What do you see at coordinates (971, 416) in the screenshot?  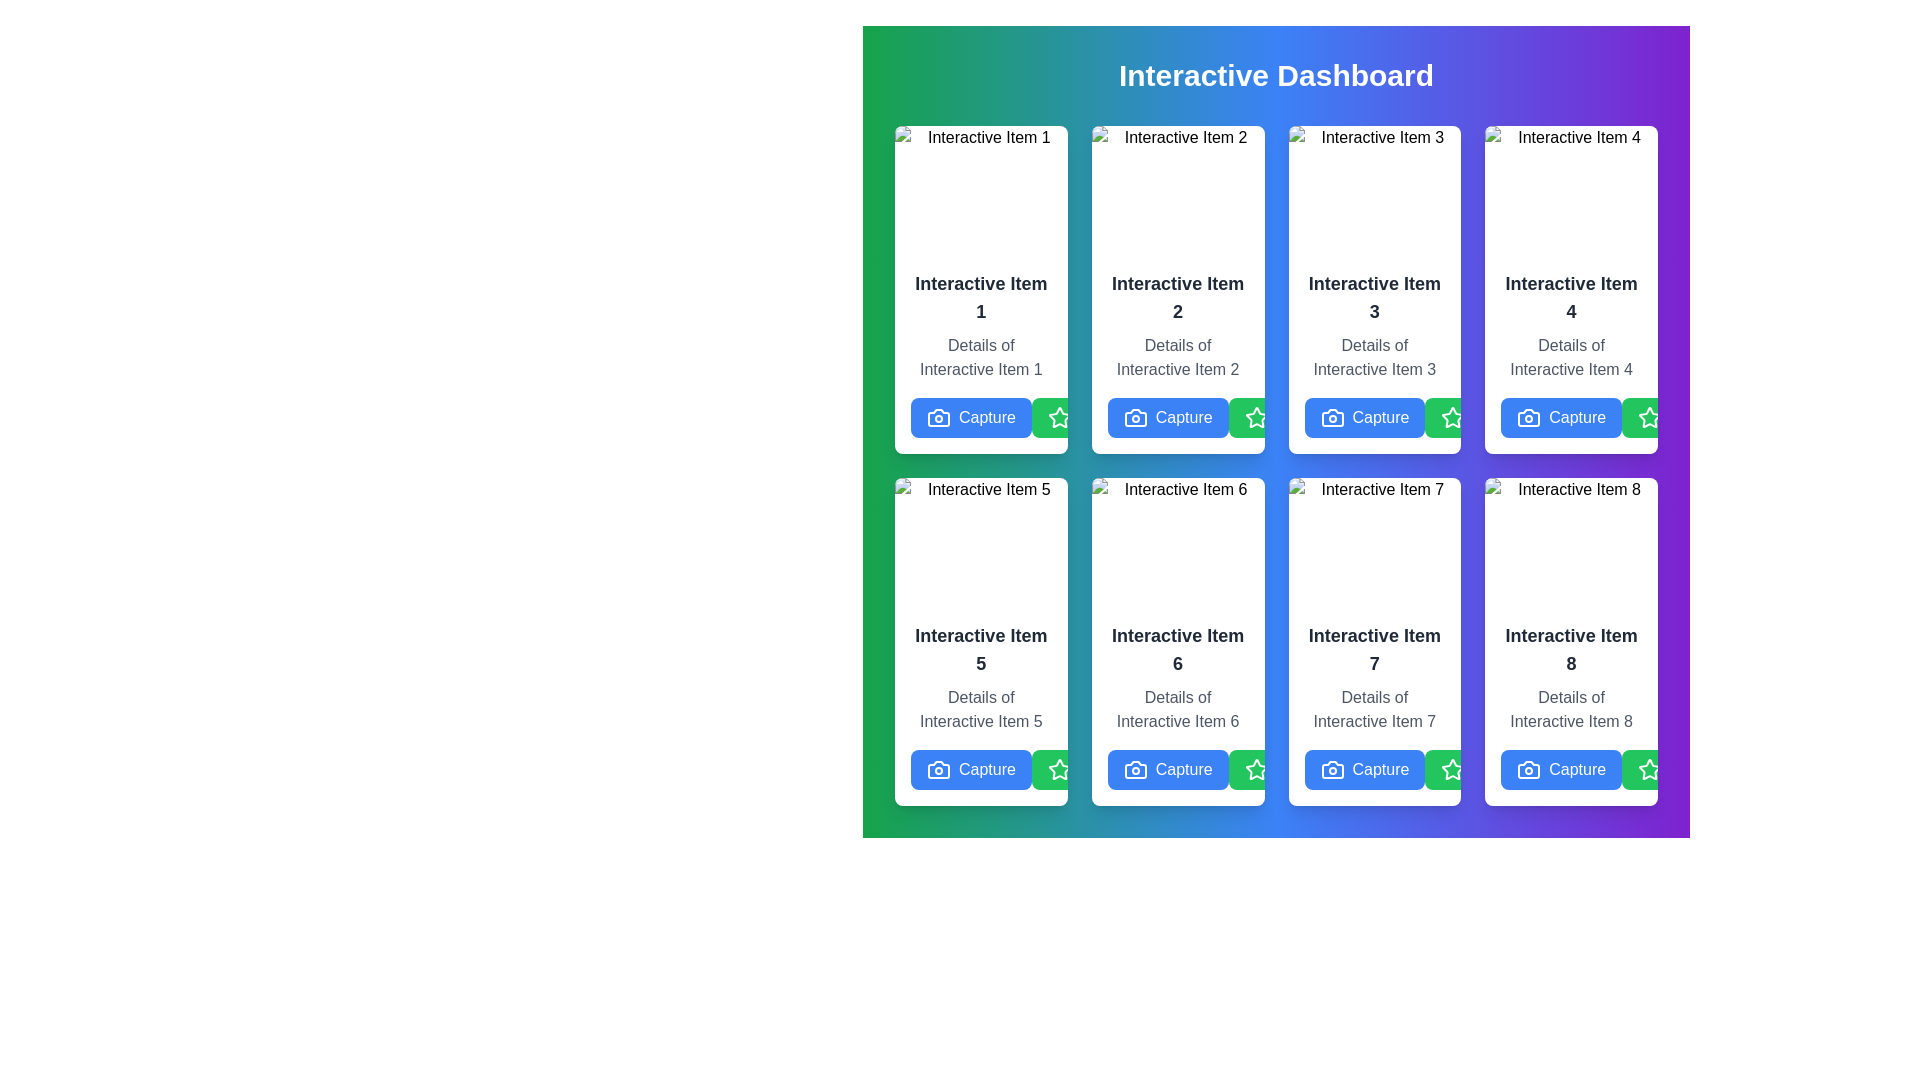 I see `the 'Capture' button, which is a blue rectangular button with white text and a camera icon` at bounding box center [971, 416].